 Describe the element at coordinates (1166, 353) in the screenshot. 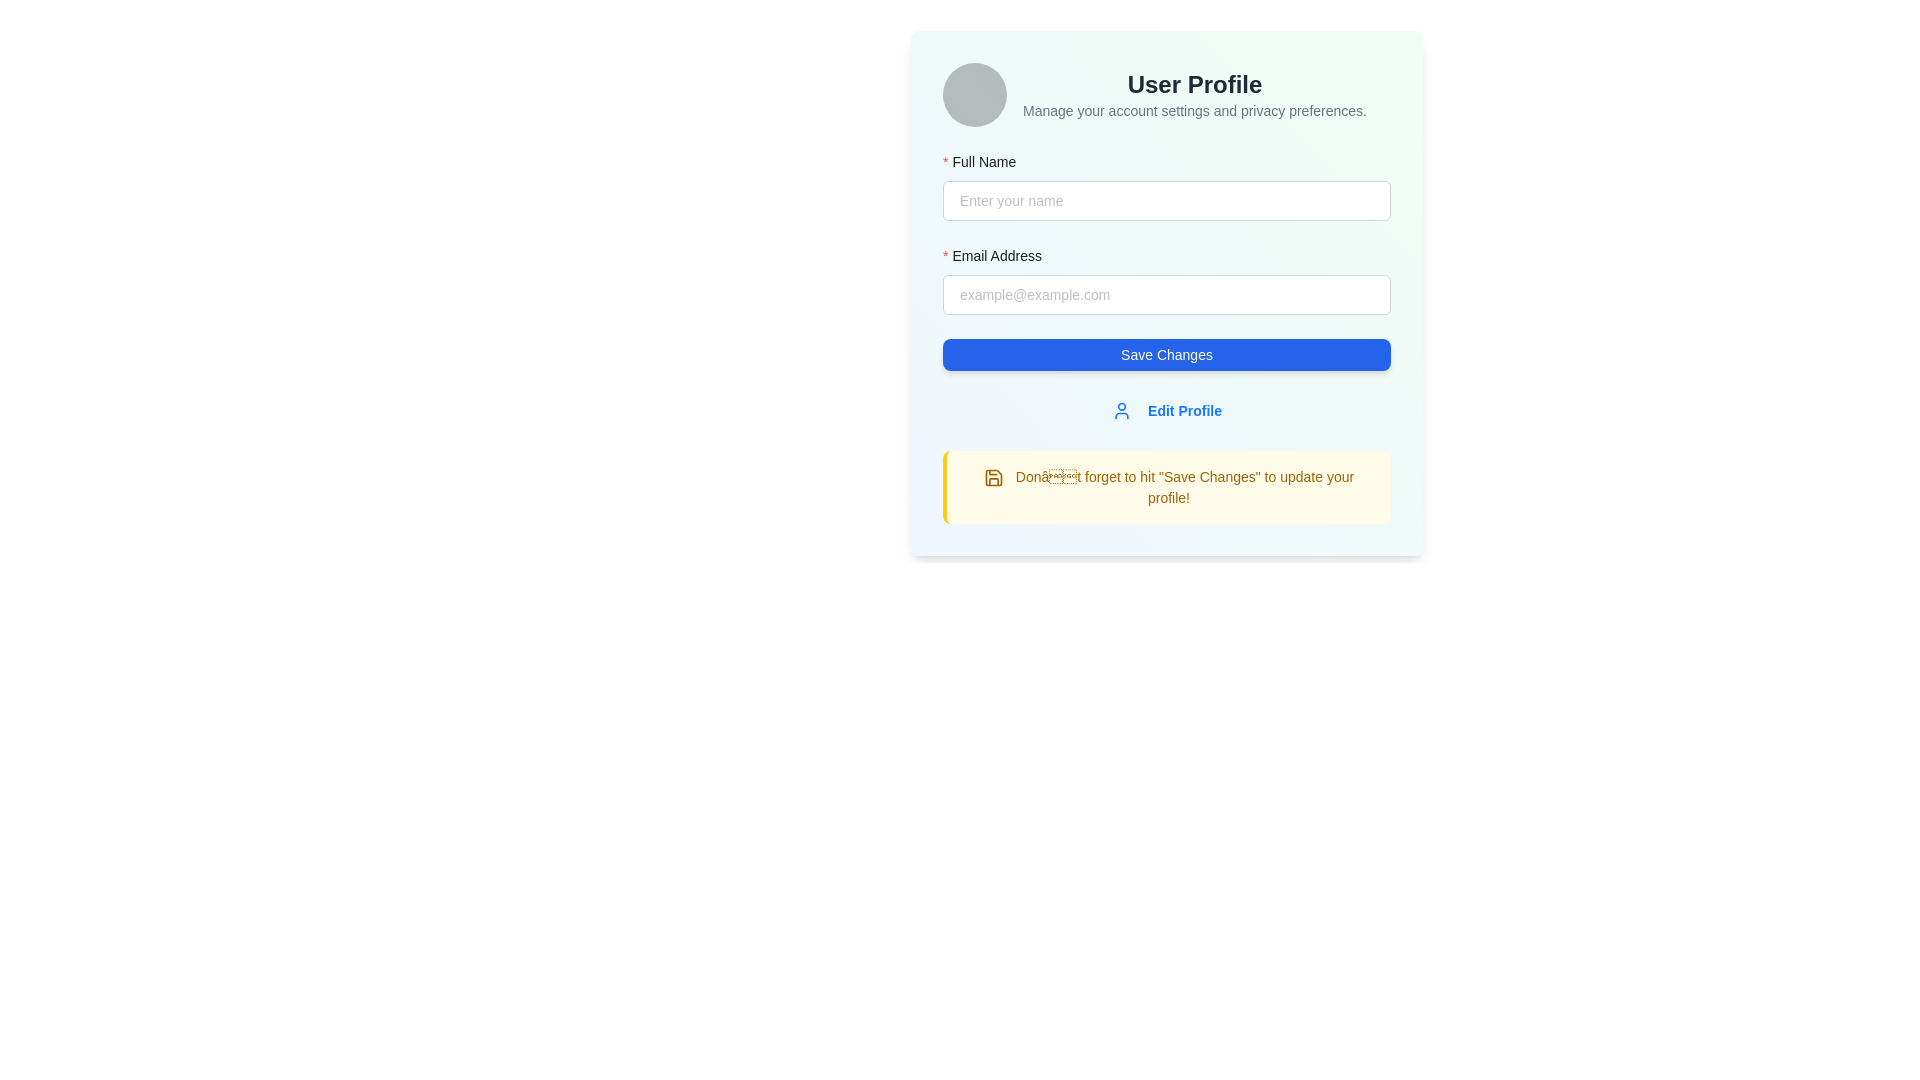

I see `the submit button located beneath the Email Address field` at that location.